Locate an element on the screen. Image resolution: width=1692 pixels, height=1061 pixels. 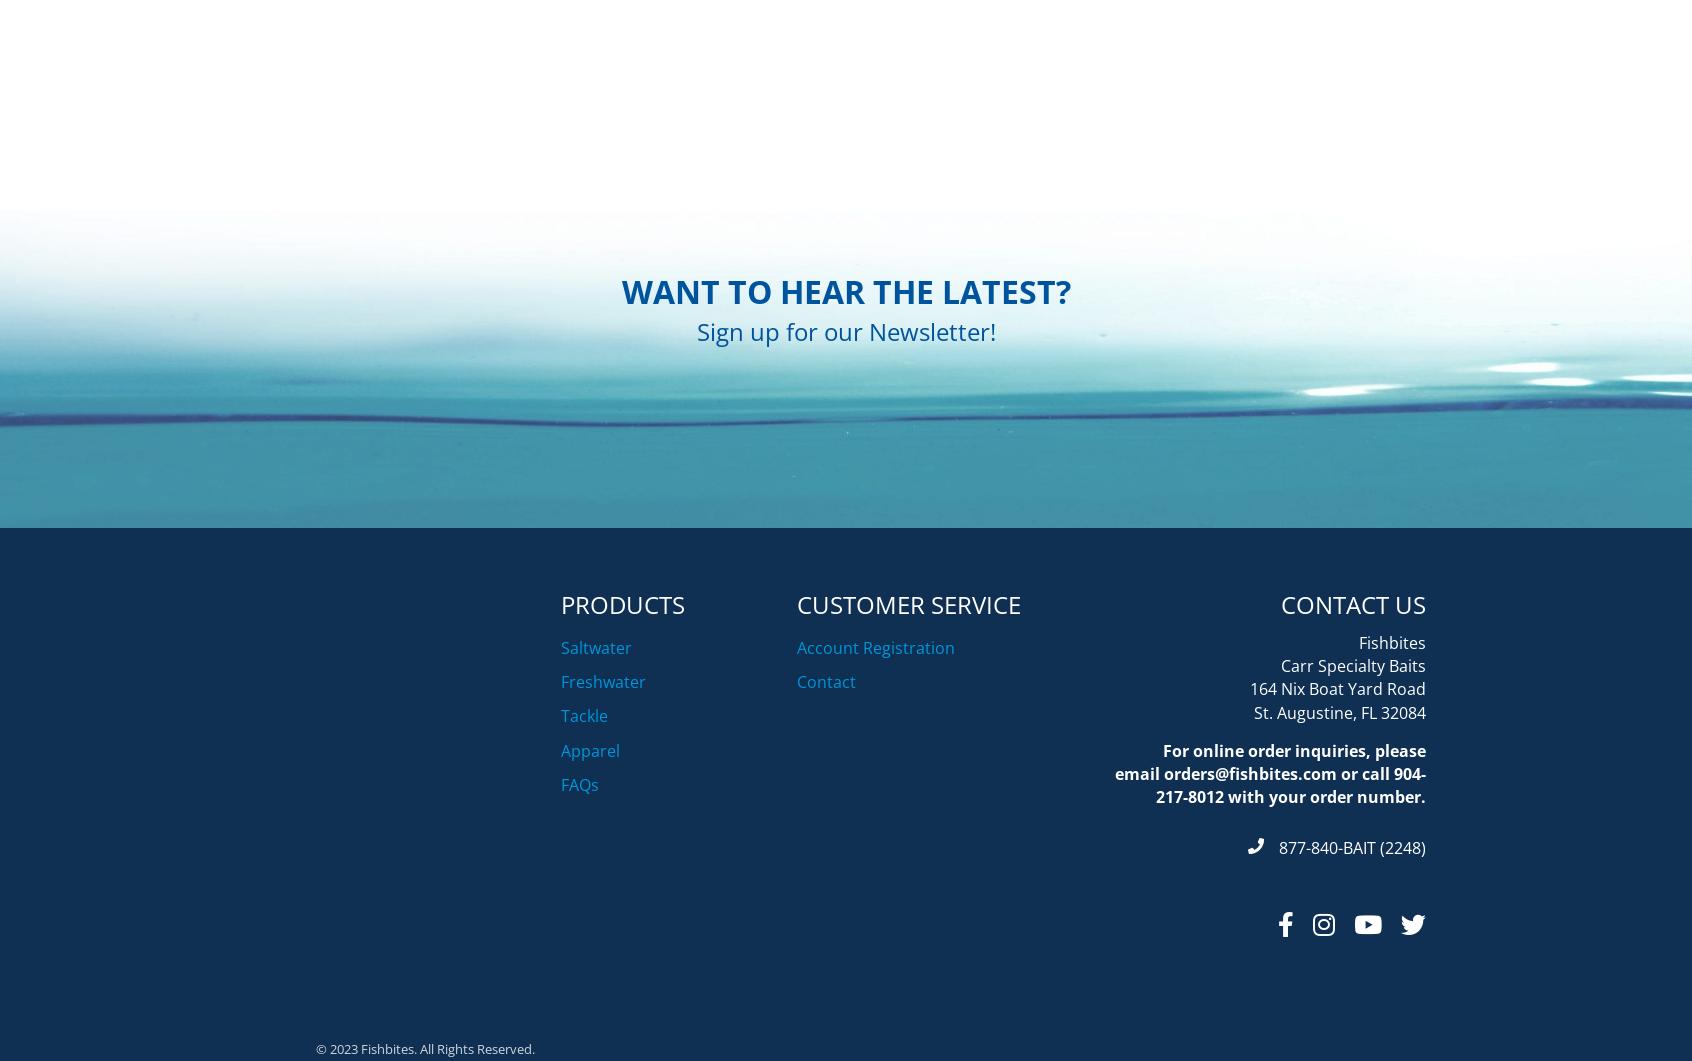
'877-840-BAIT (2248)' is located at coordinates (1352, 946).